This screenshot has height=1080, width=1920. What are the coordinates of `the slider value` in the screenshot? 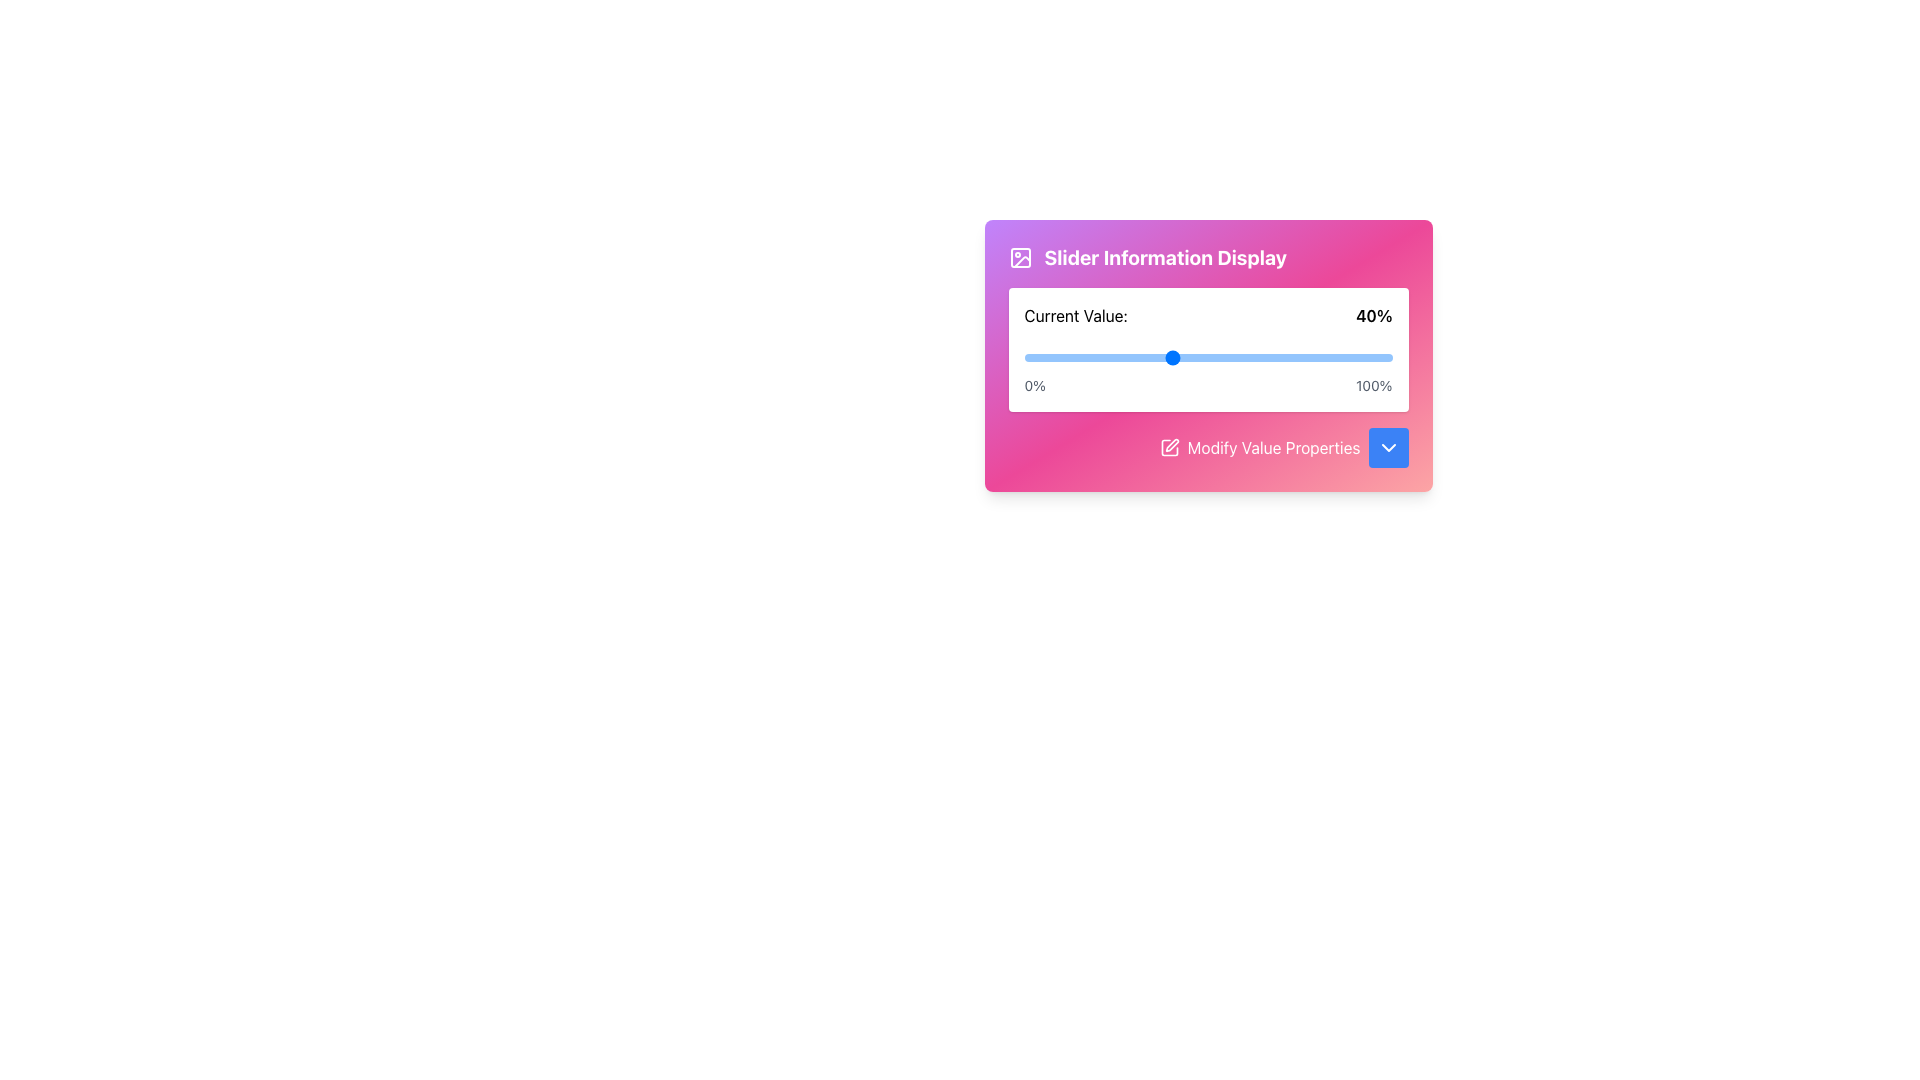 It's located at (1153, 357).